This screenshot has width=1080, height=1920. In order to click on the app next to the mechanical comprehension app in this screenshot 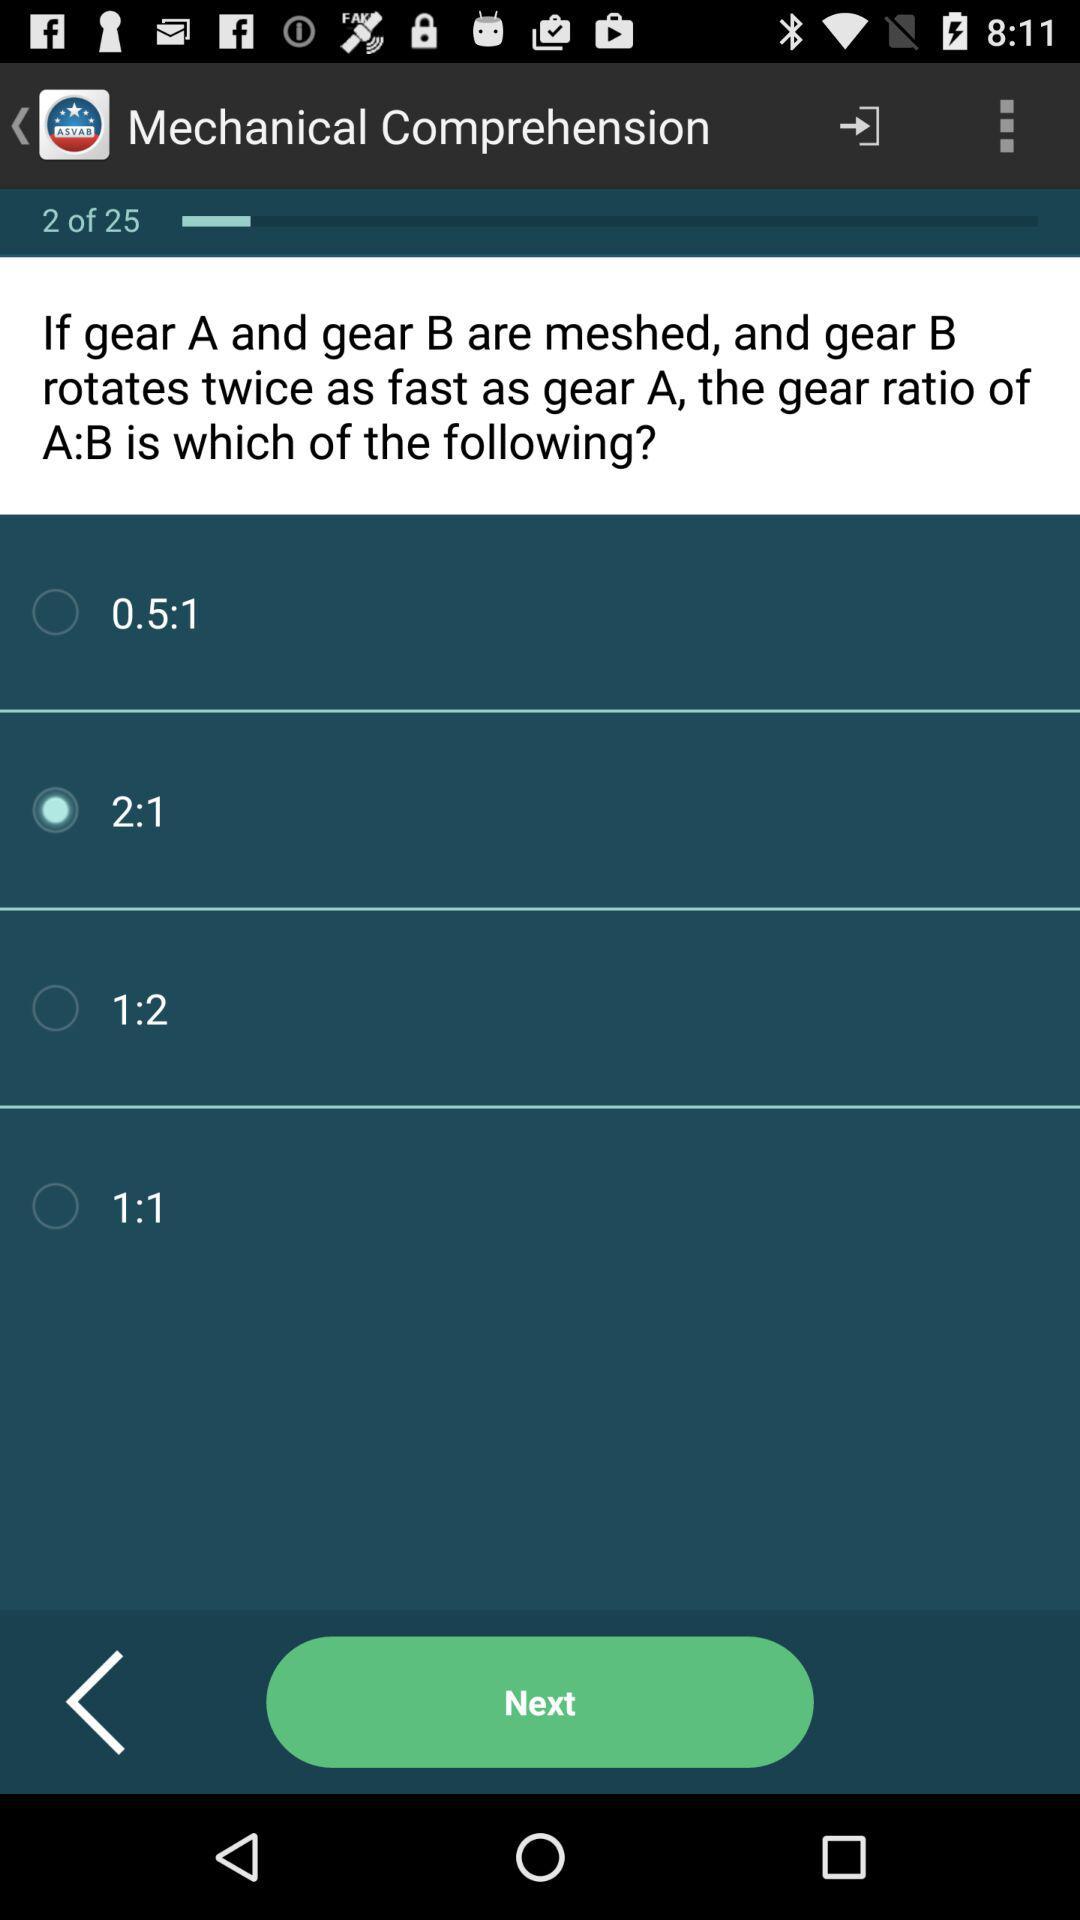, I will do `click(858, 124)`.